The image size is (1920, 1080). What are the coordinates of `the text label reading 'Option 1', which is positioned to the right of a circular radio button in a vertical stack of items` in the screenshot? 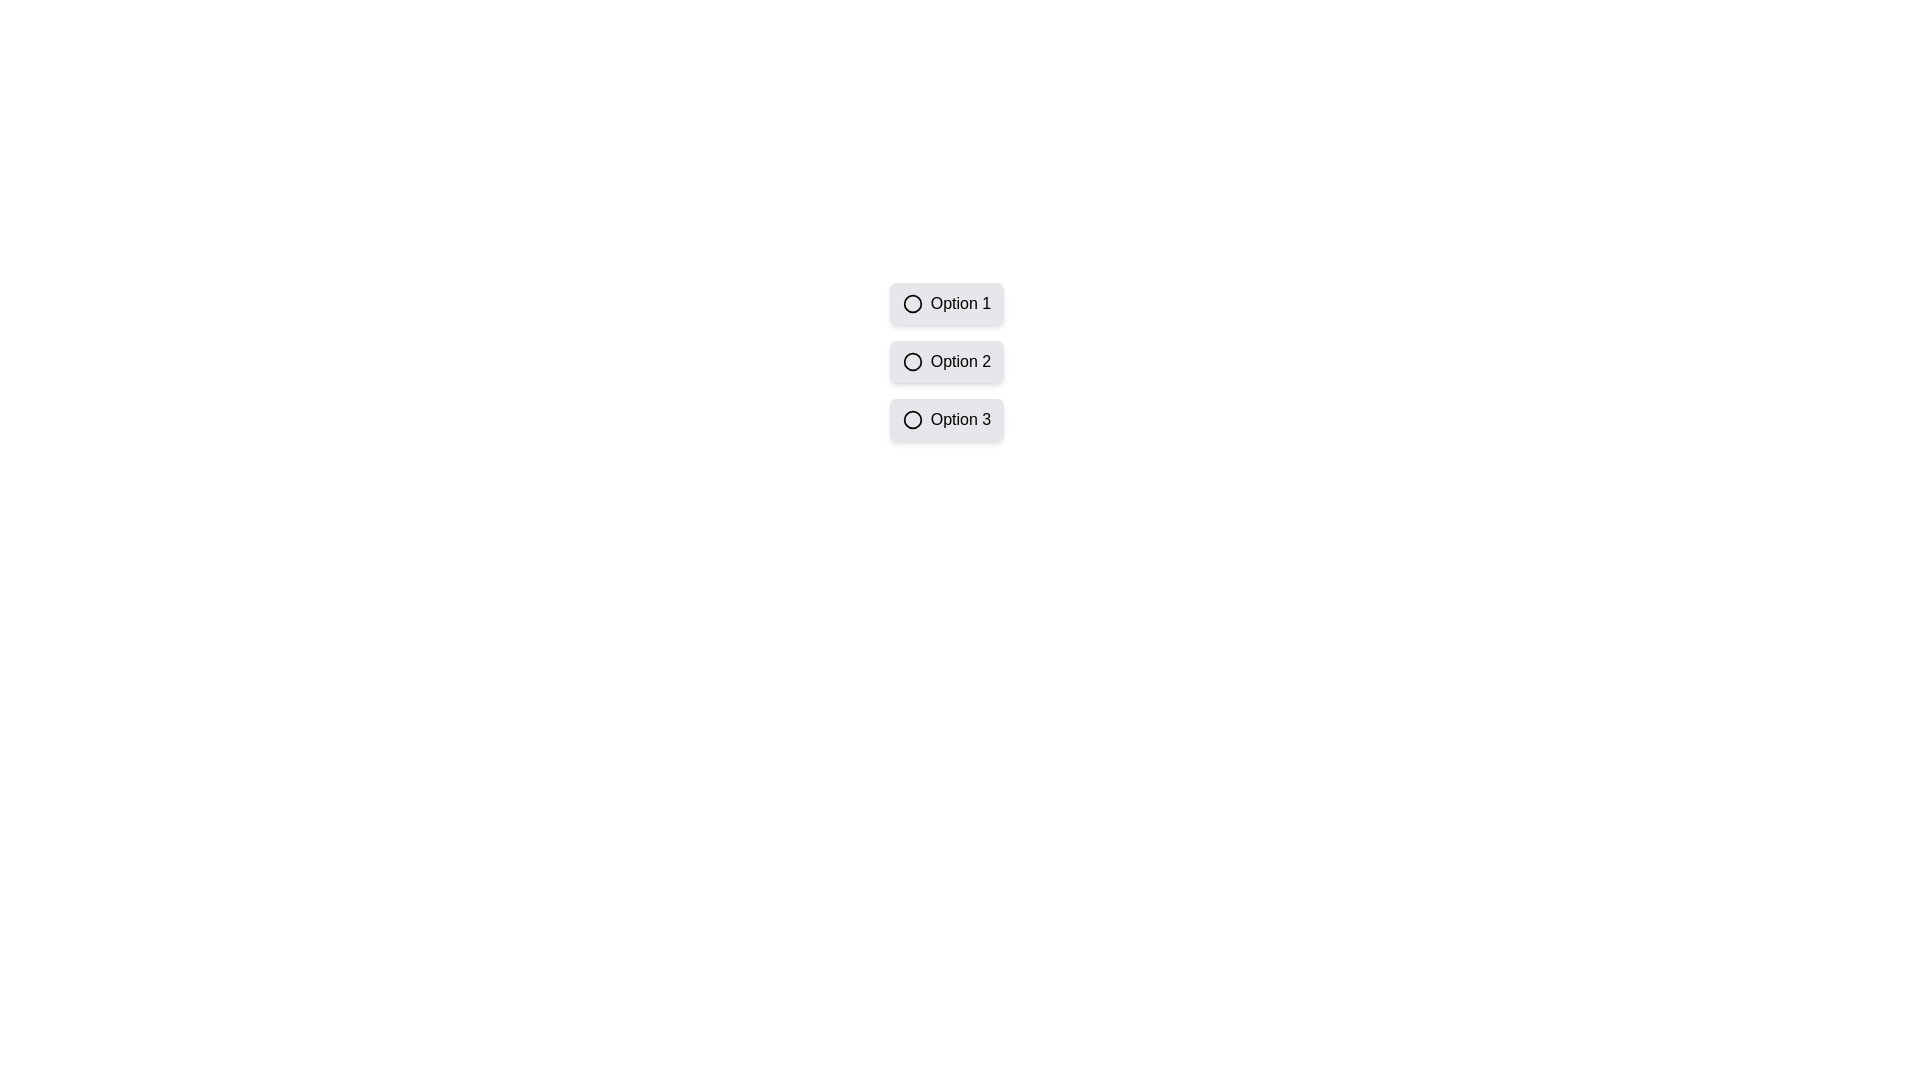 It's located at (960, 304).